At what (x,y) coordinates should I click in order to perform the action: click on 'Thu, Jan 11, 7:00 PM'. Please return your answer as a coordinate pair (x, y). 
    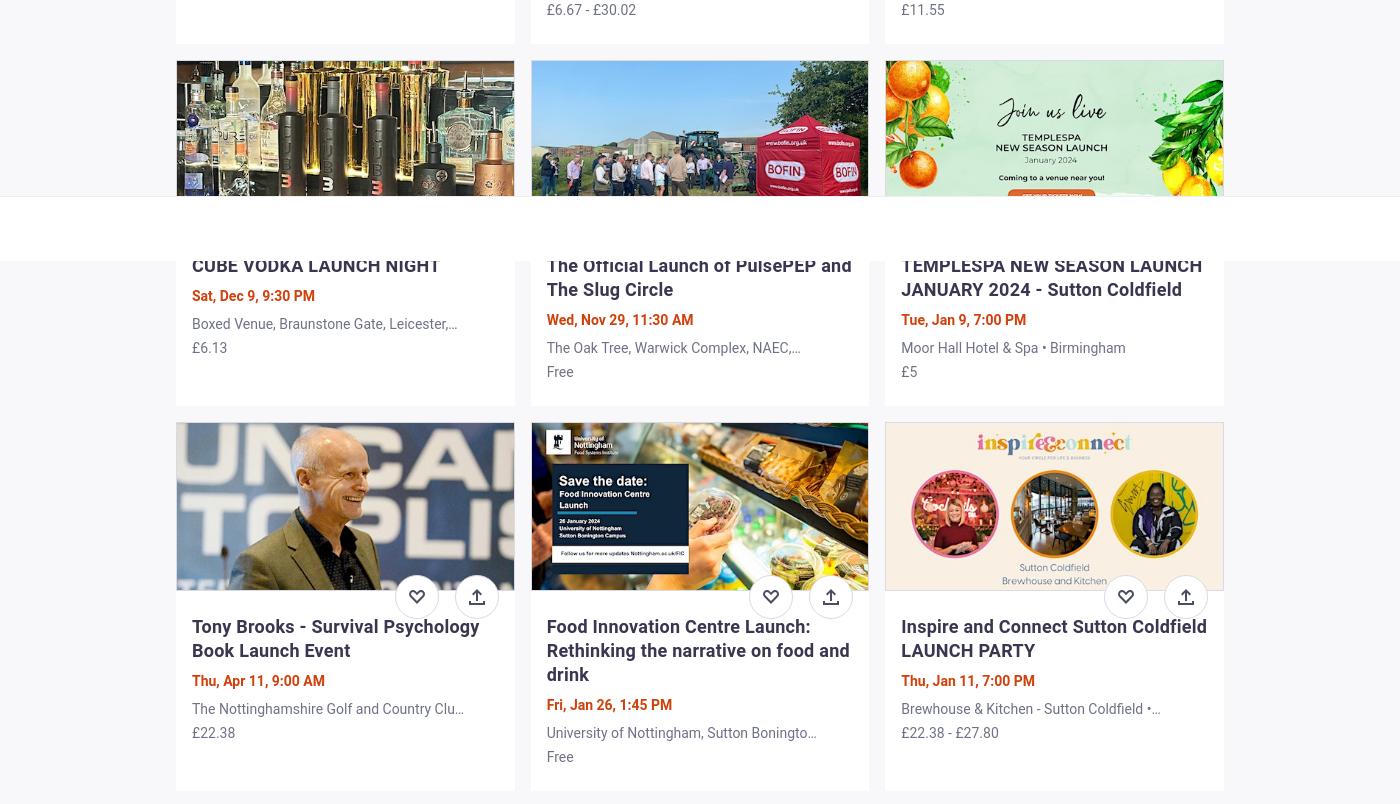
    Looking at the image, I should click on (967, 679).